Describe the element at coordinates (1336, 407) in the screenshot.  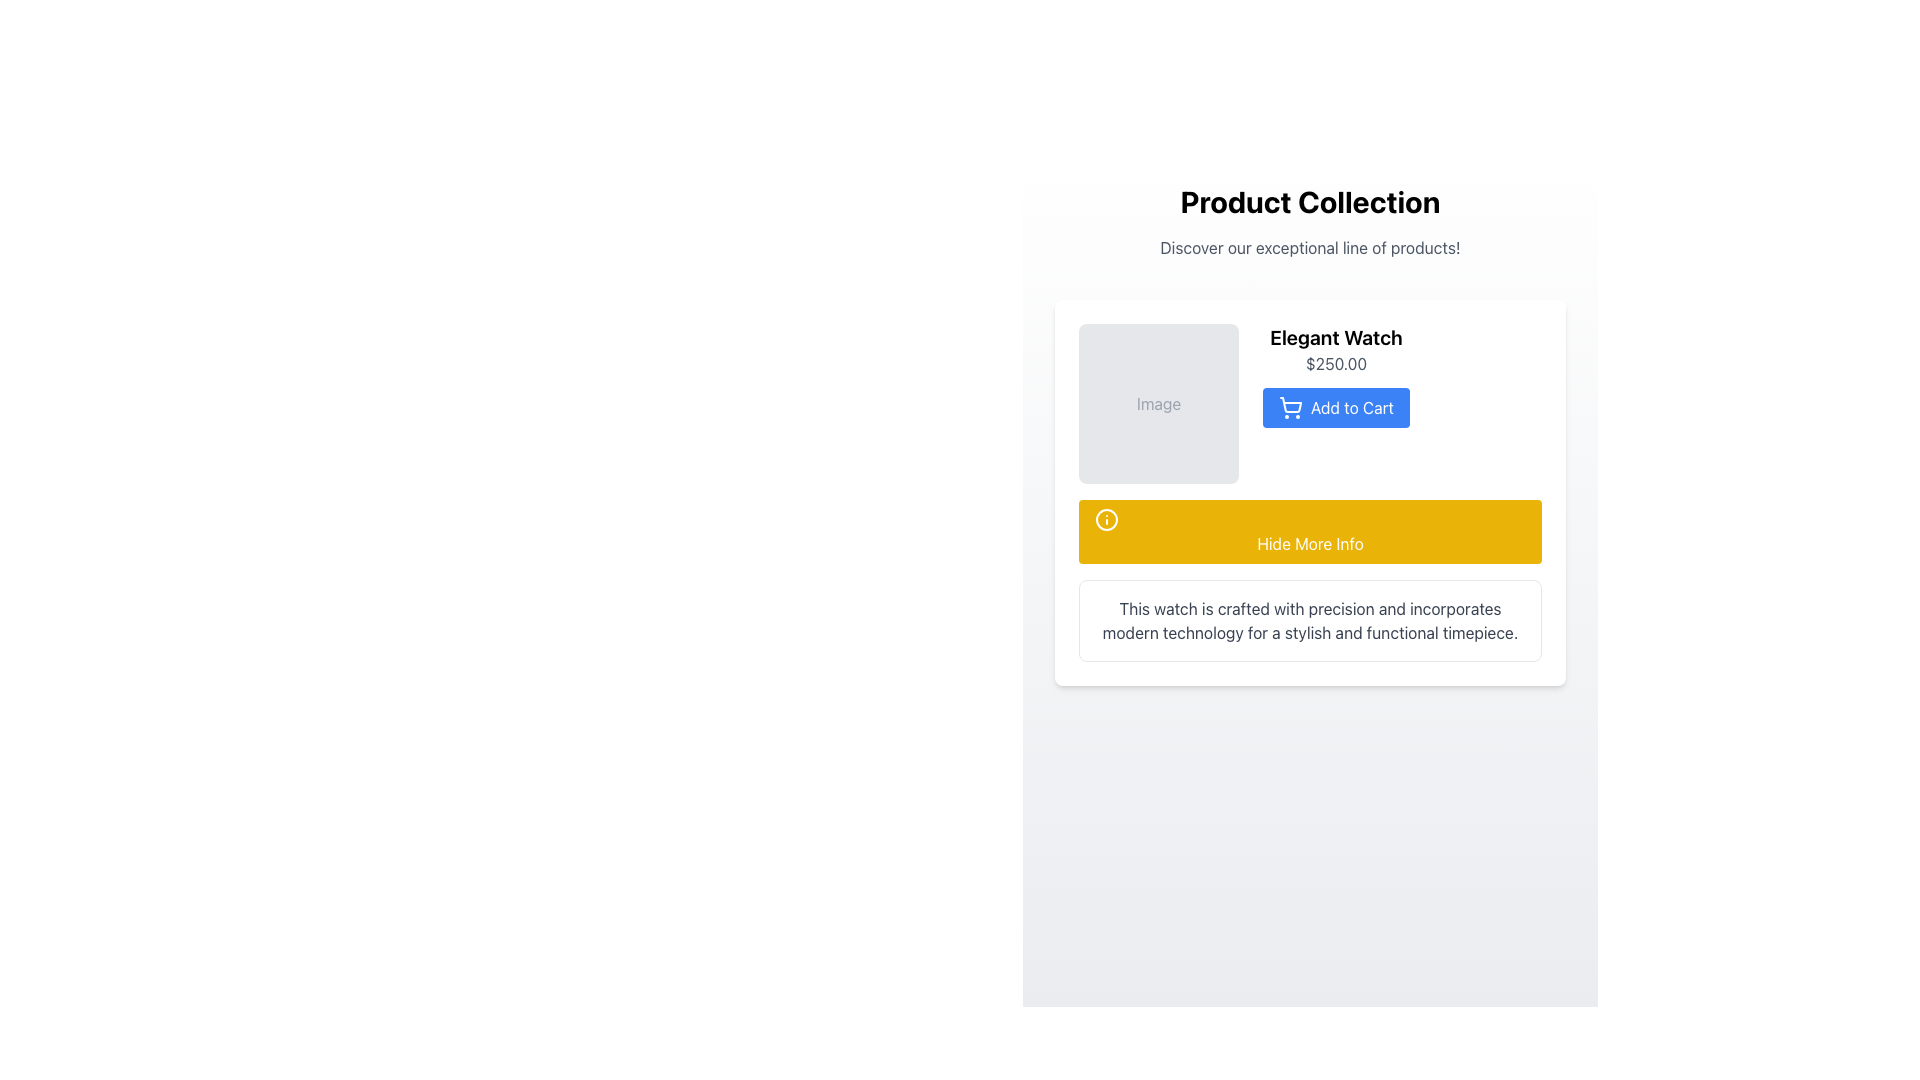
I see `the 'Add to Cart' button for the product 'Elegant Watch' located below its name and price` at that location.